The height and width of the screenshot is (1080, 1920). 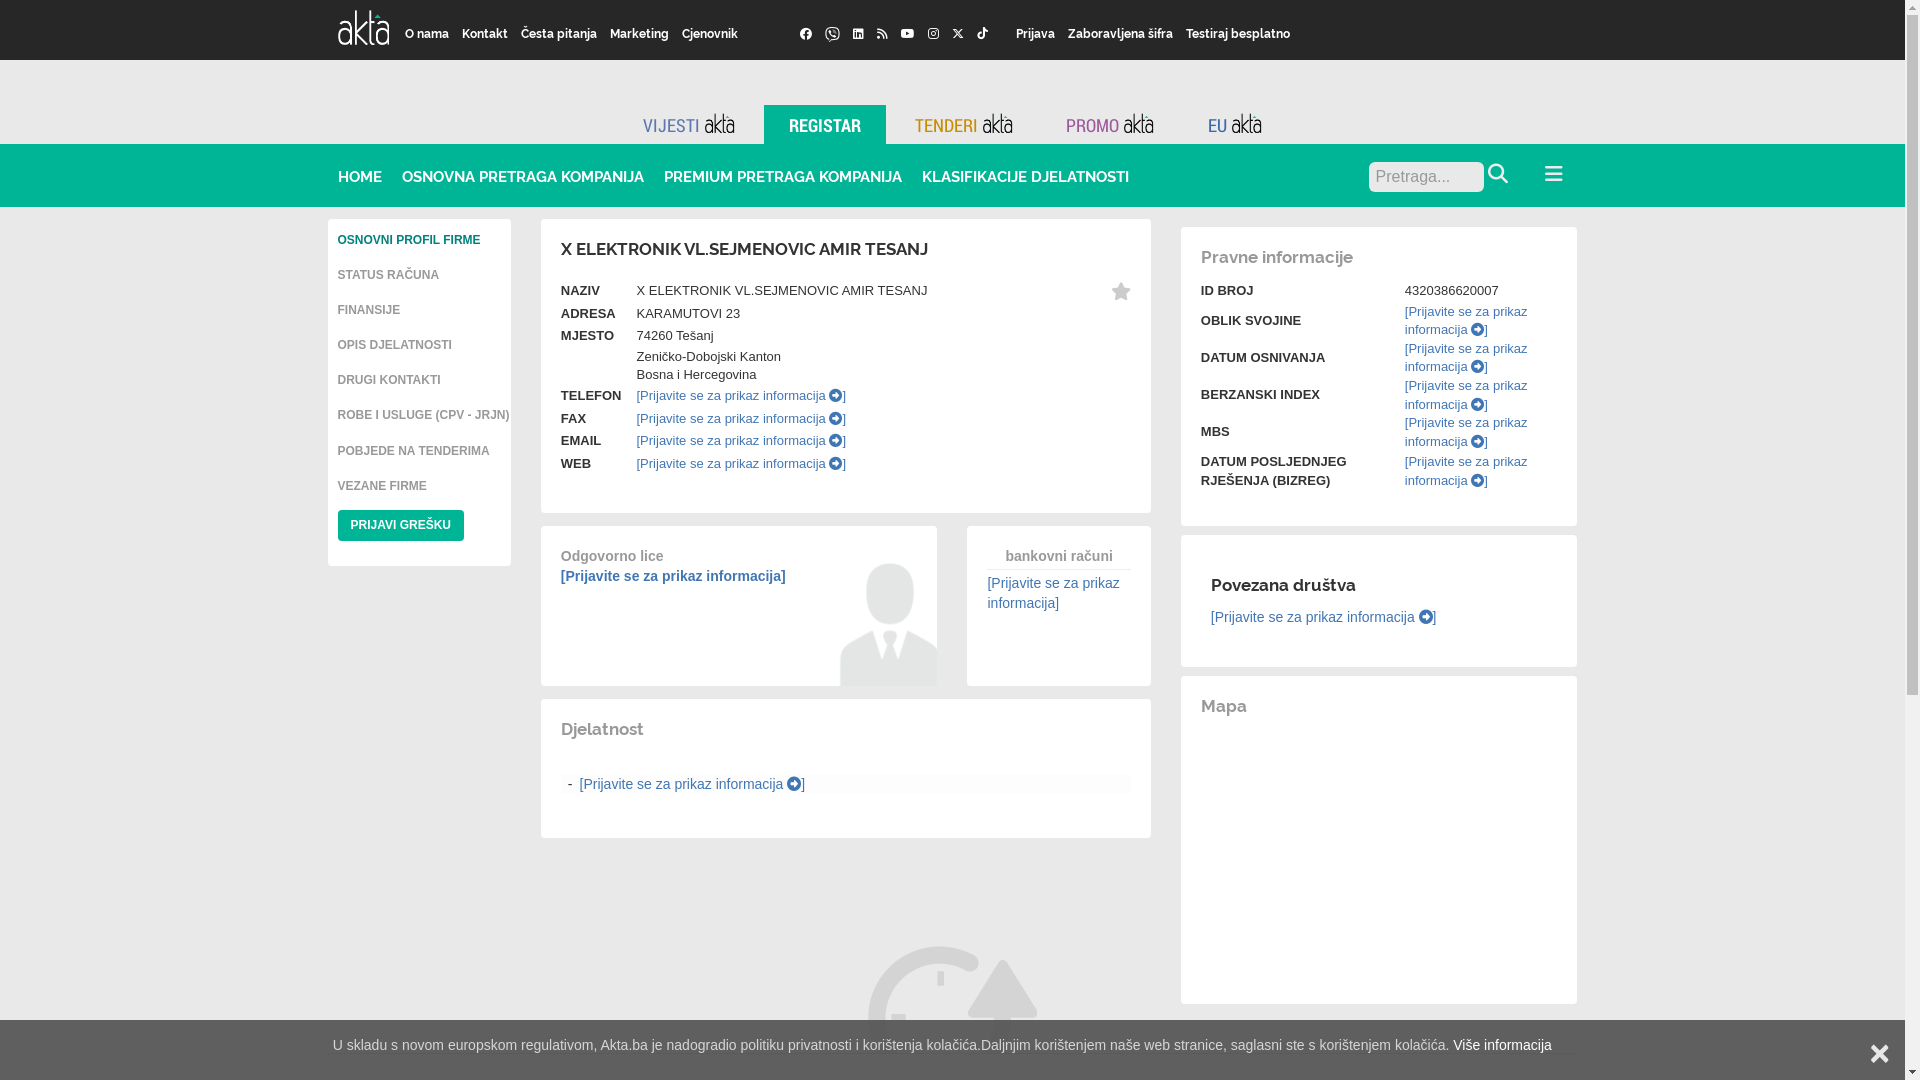 What do you see at coordinates (389, 380) in the screenshot?
I see `'DRUGI KONTAKTI'` at bounding box center [389, 380].